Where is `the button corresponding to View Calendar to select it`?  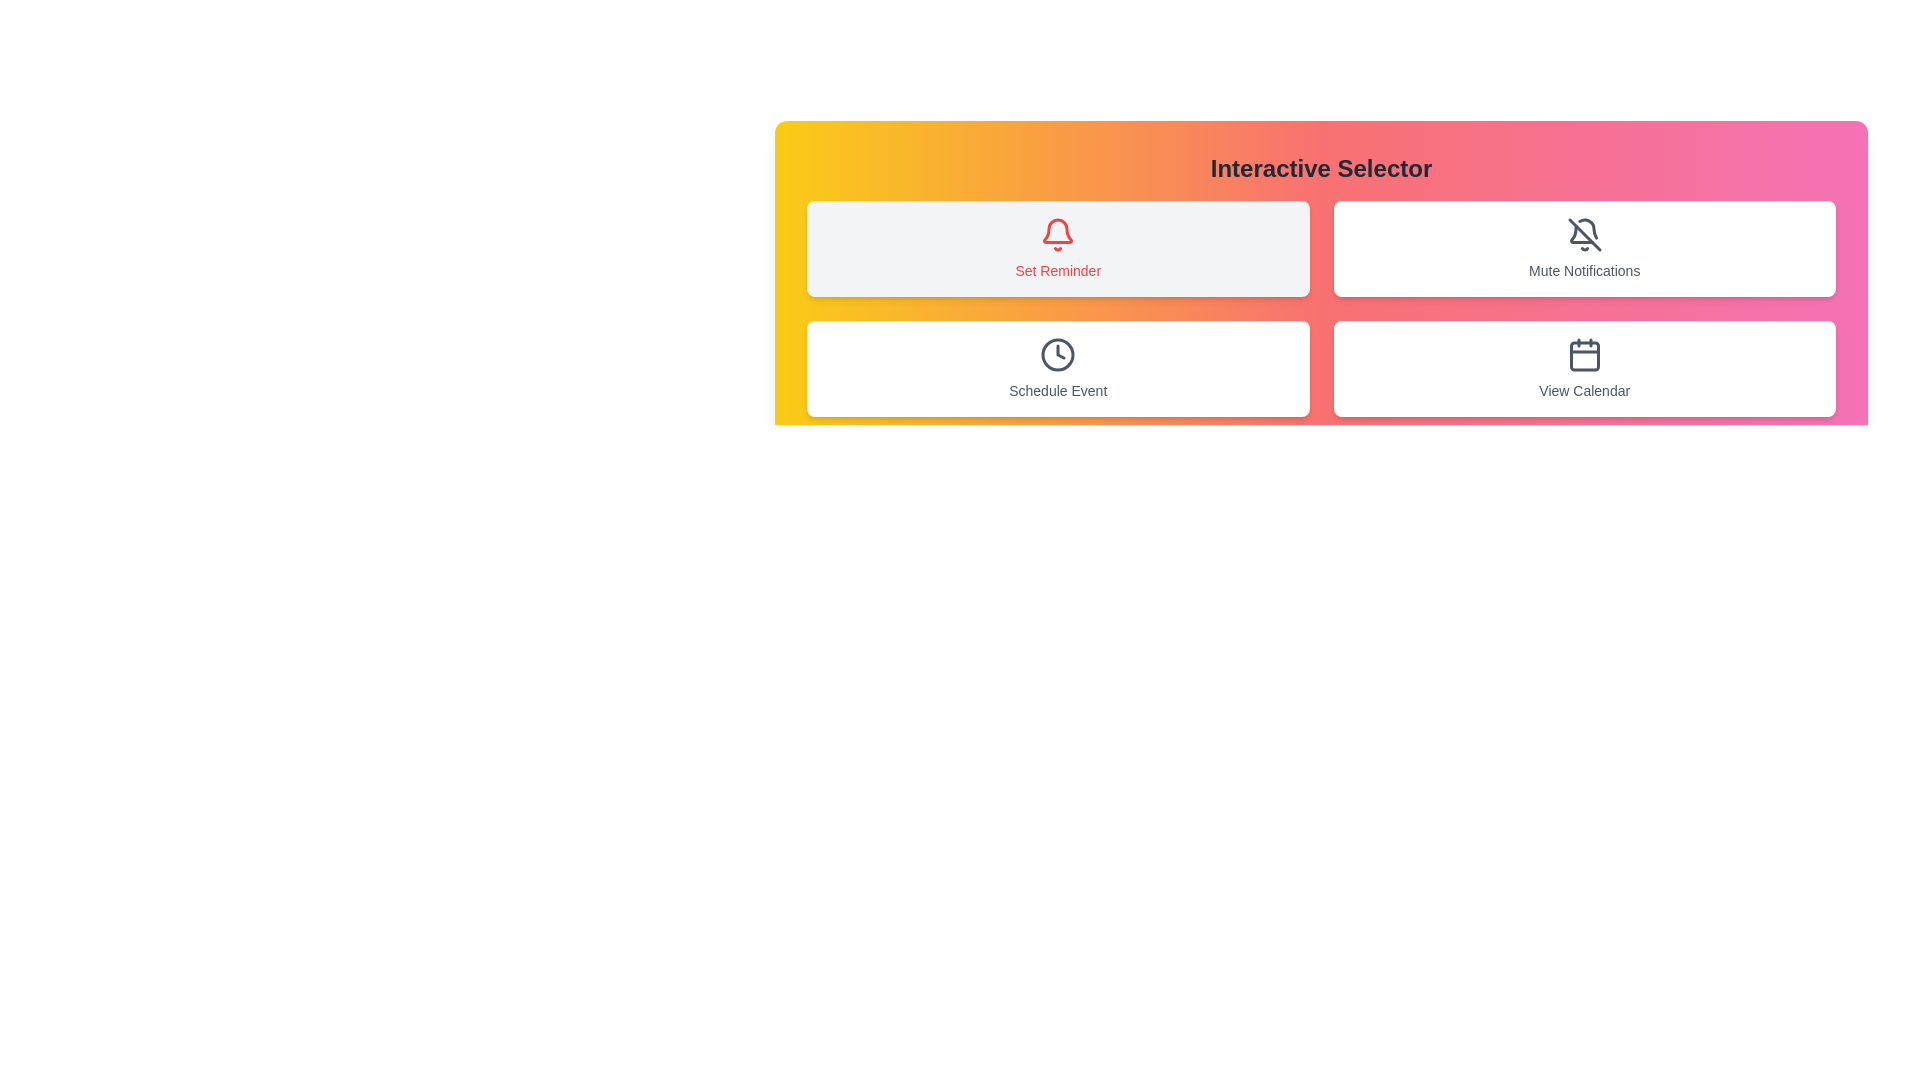
the button corresponding to View Calendar to select it is located at coordinates (1583, 369).